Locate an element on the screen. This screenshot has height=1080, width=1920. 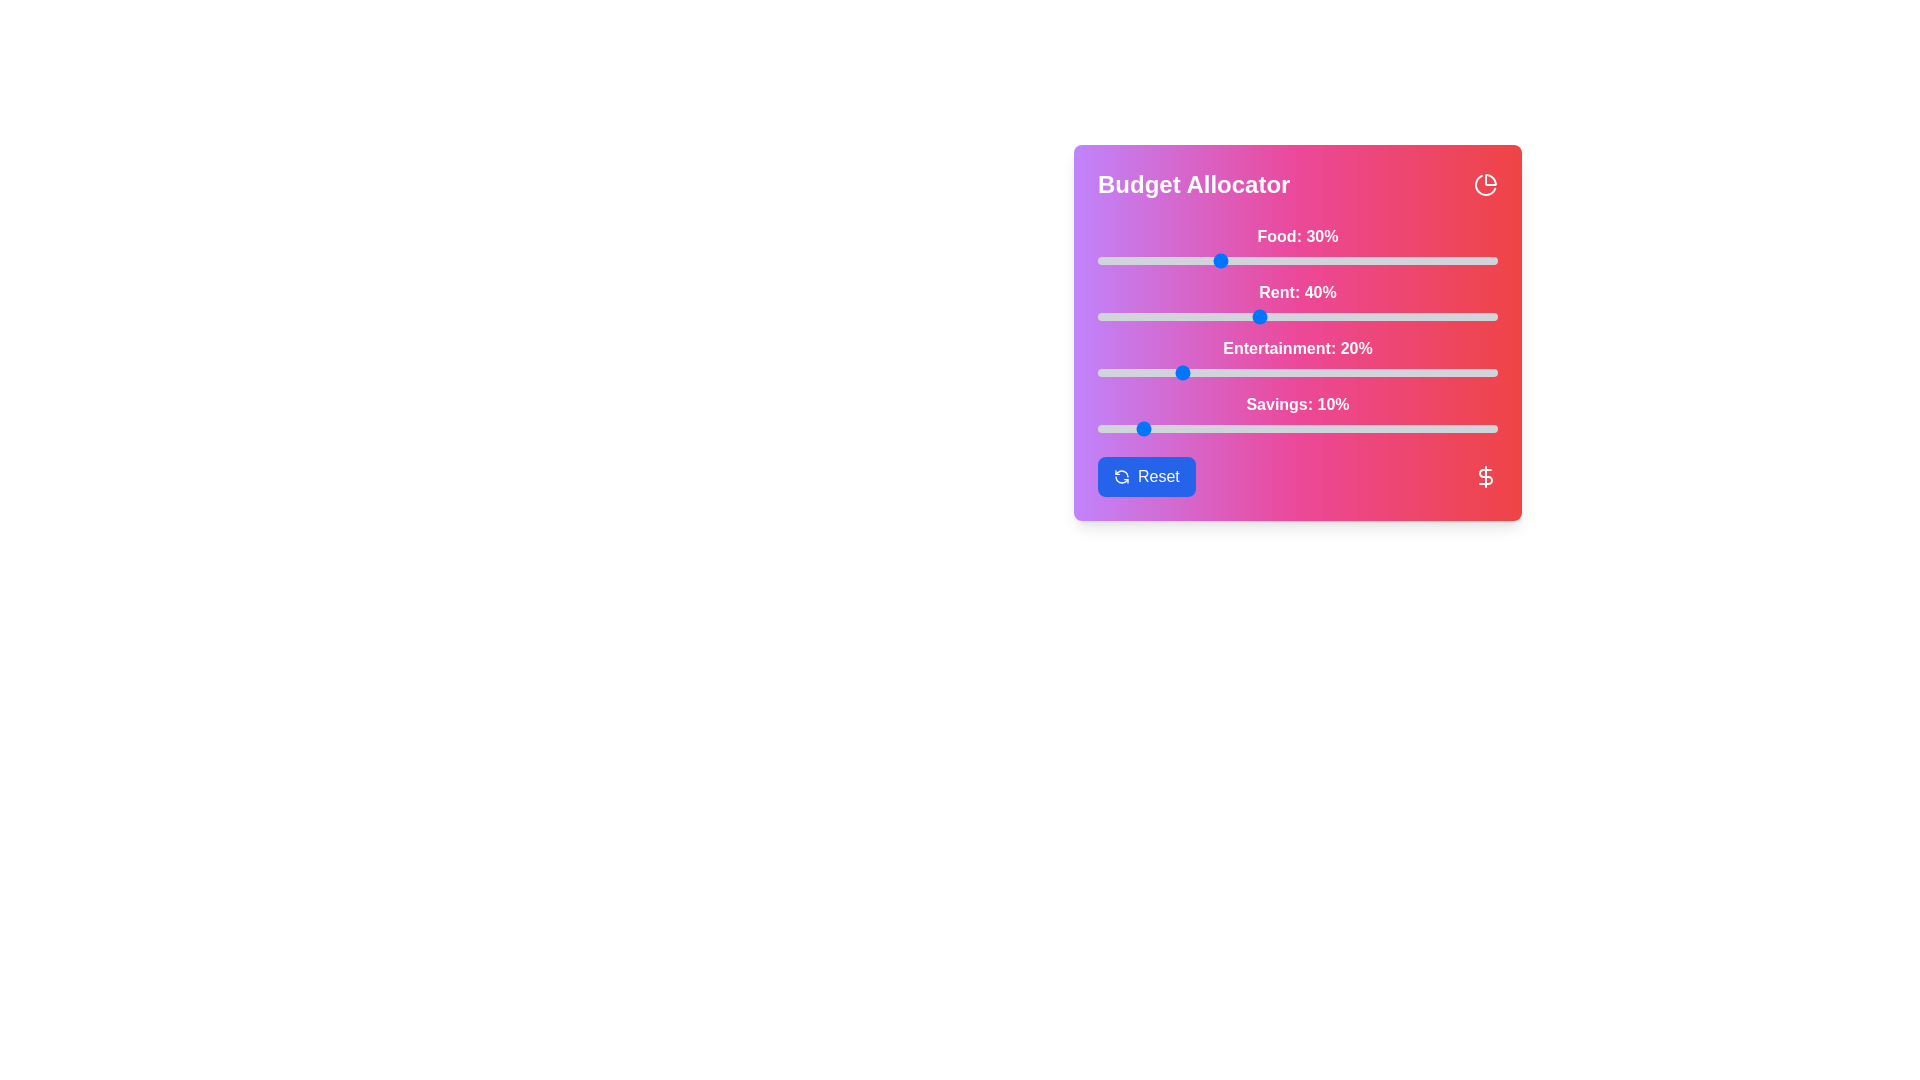
the slider value is located at coordinates (1252, 373).